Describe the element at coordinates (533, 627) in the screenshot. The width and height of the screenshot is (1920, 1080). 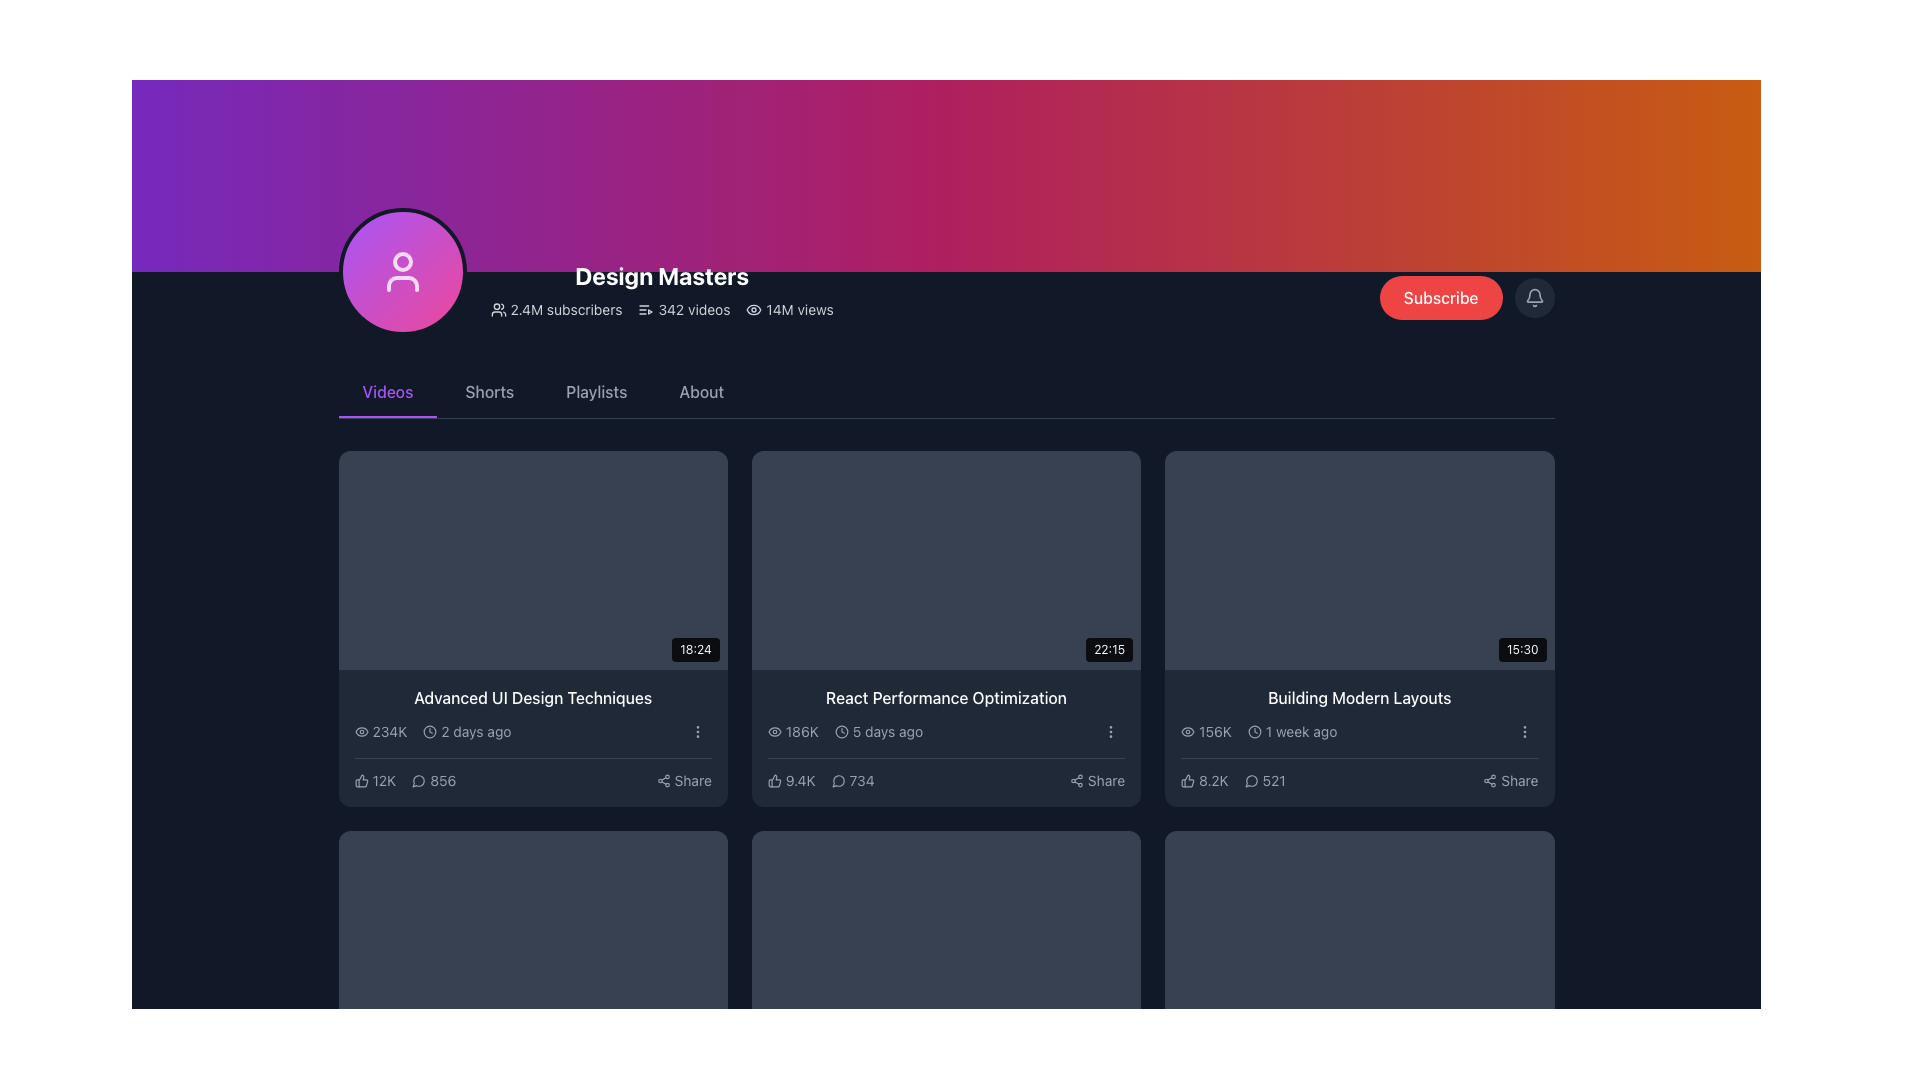
I see `the first video card in the grid layout` at that location.